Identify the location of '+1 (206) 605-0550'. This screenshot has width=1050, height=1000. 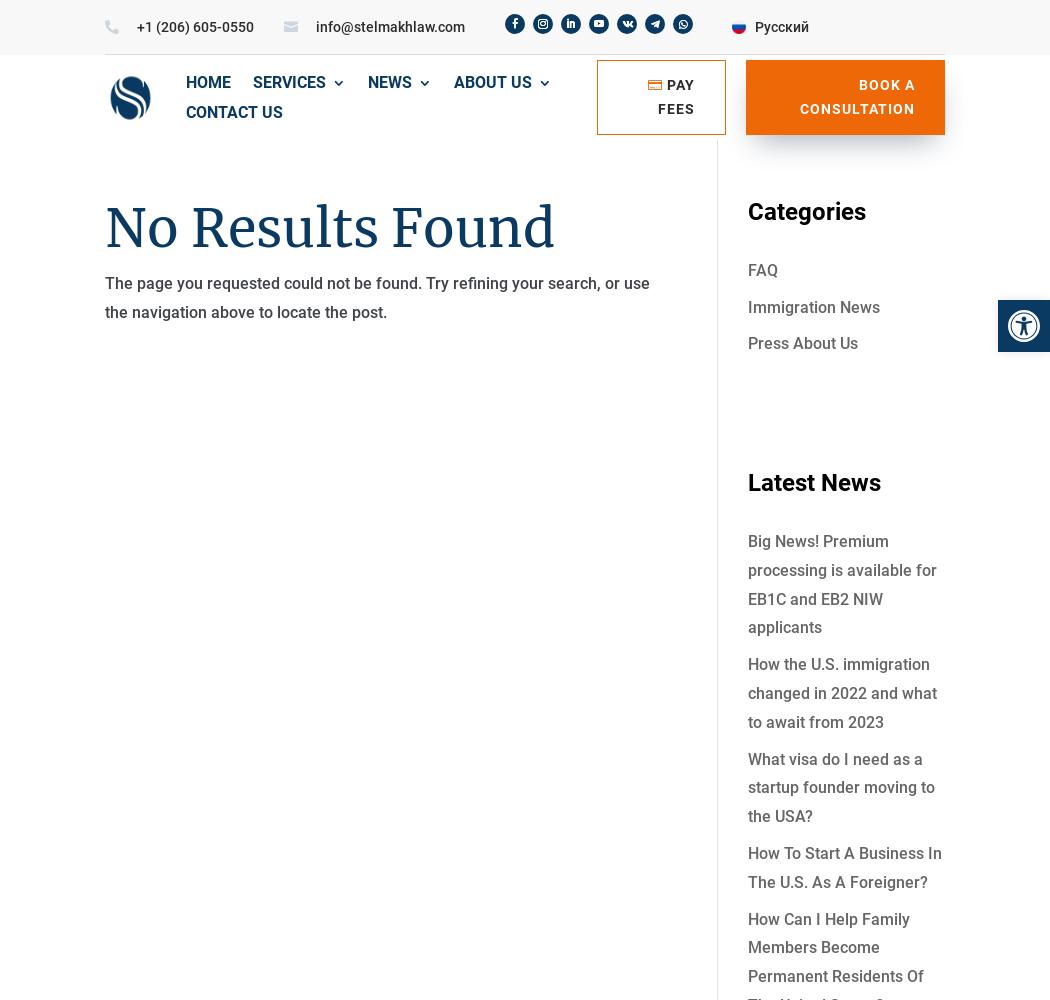
(194, 27).